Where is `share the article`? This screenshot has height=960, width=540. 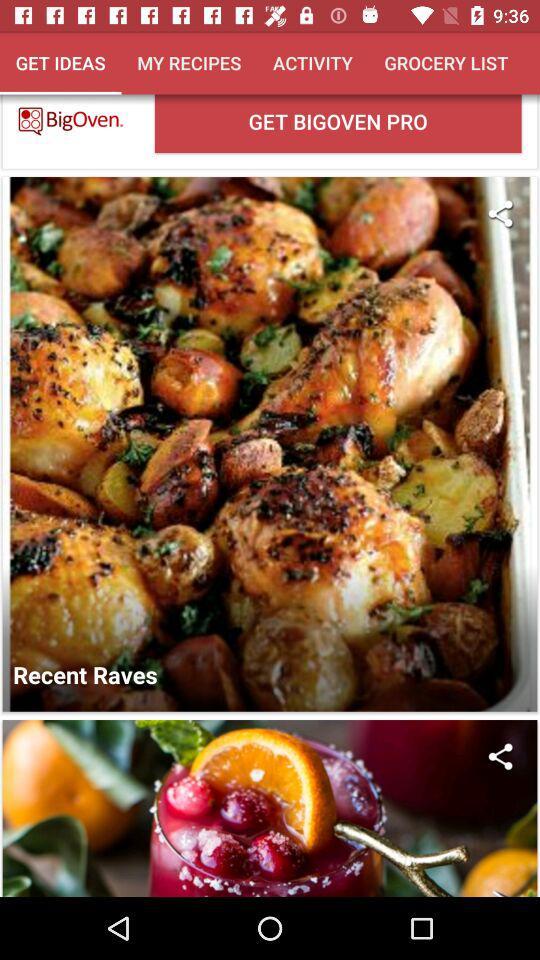 share the article is located at coordinates (499, 213).